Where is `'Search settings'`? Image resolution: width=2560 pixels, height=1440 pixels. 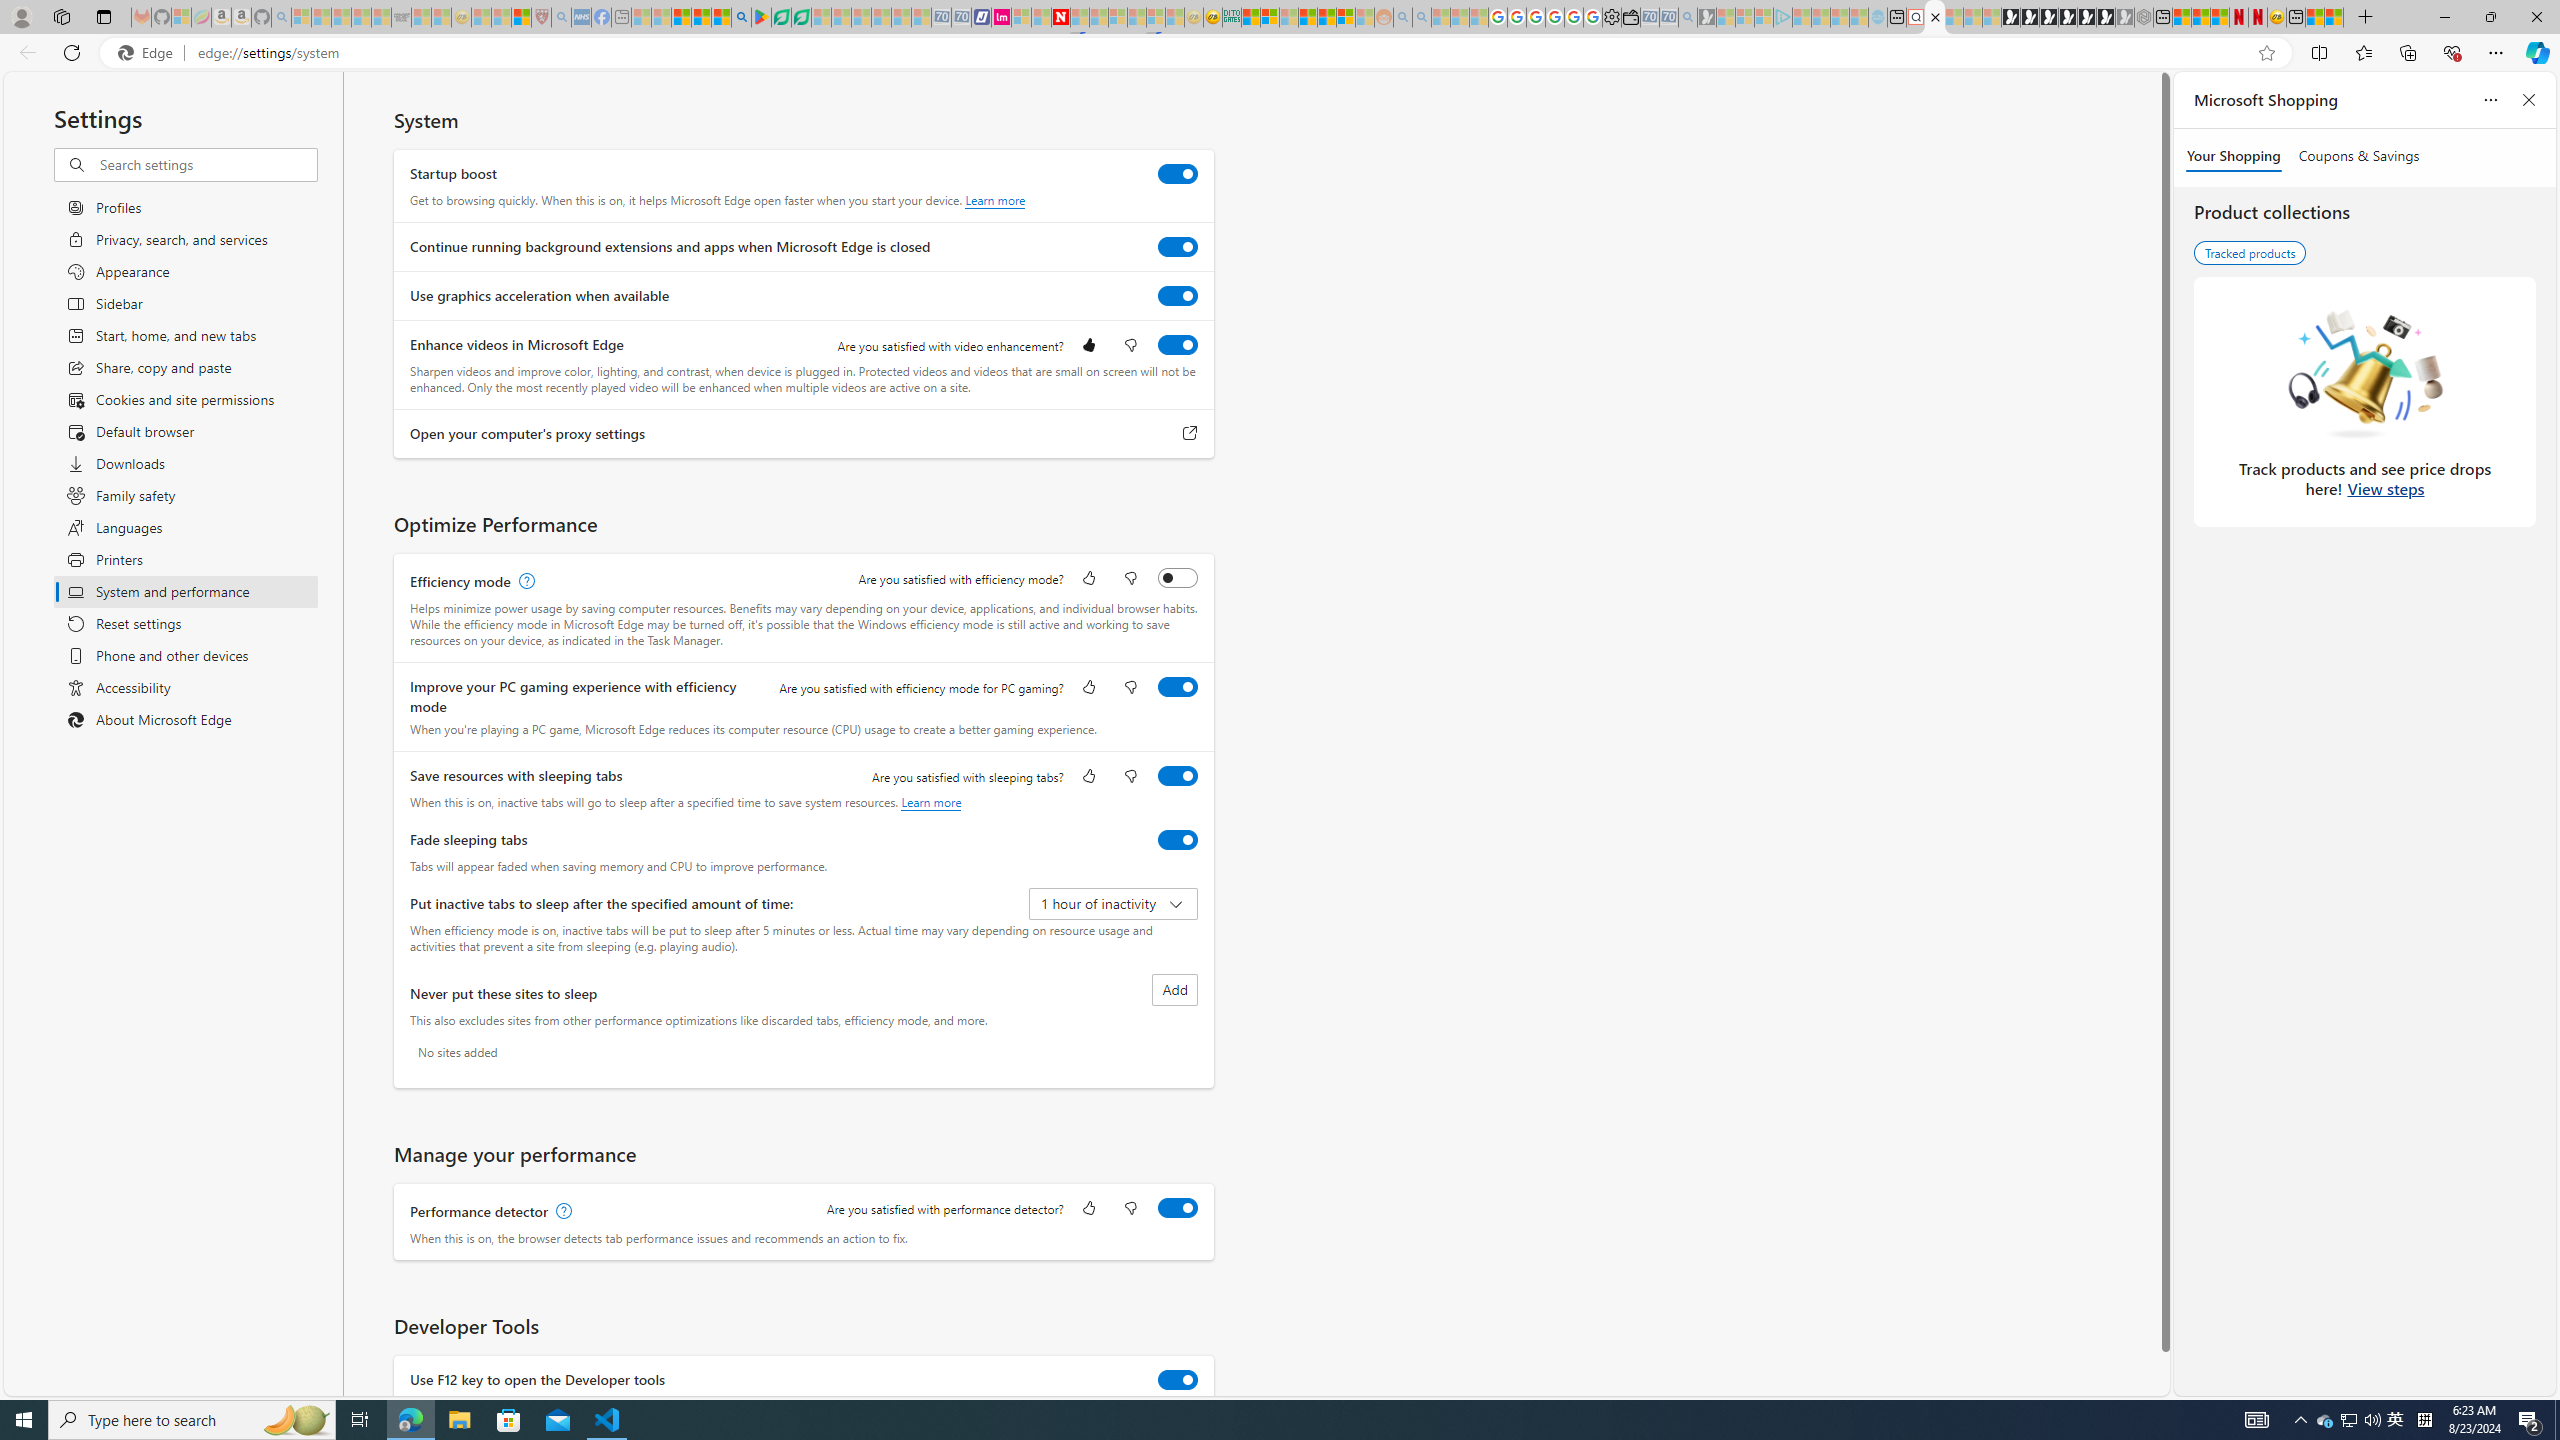
'Search settings' is located at coordinates (207, 164).